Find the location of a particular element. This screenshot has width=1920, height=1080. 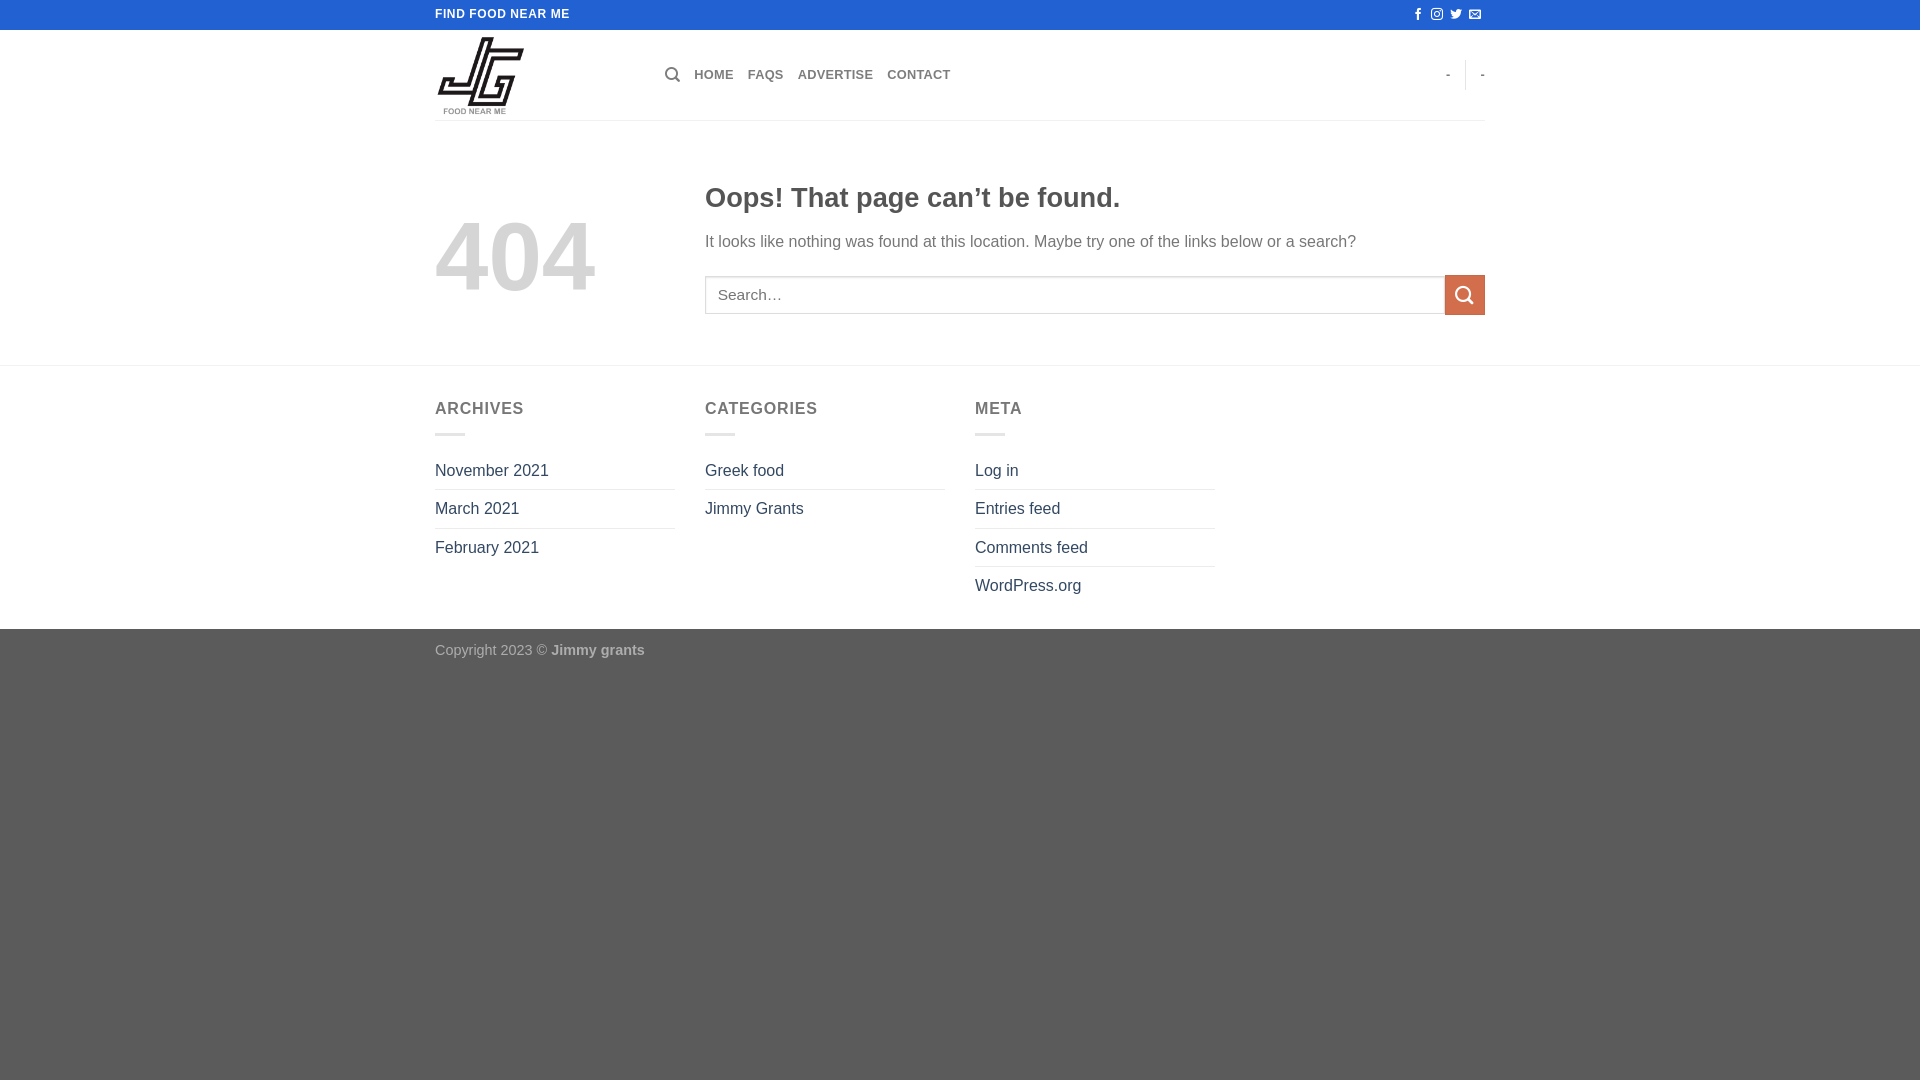

'Entries feed' is located at coordinates (1017, 508).